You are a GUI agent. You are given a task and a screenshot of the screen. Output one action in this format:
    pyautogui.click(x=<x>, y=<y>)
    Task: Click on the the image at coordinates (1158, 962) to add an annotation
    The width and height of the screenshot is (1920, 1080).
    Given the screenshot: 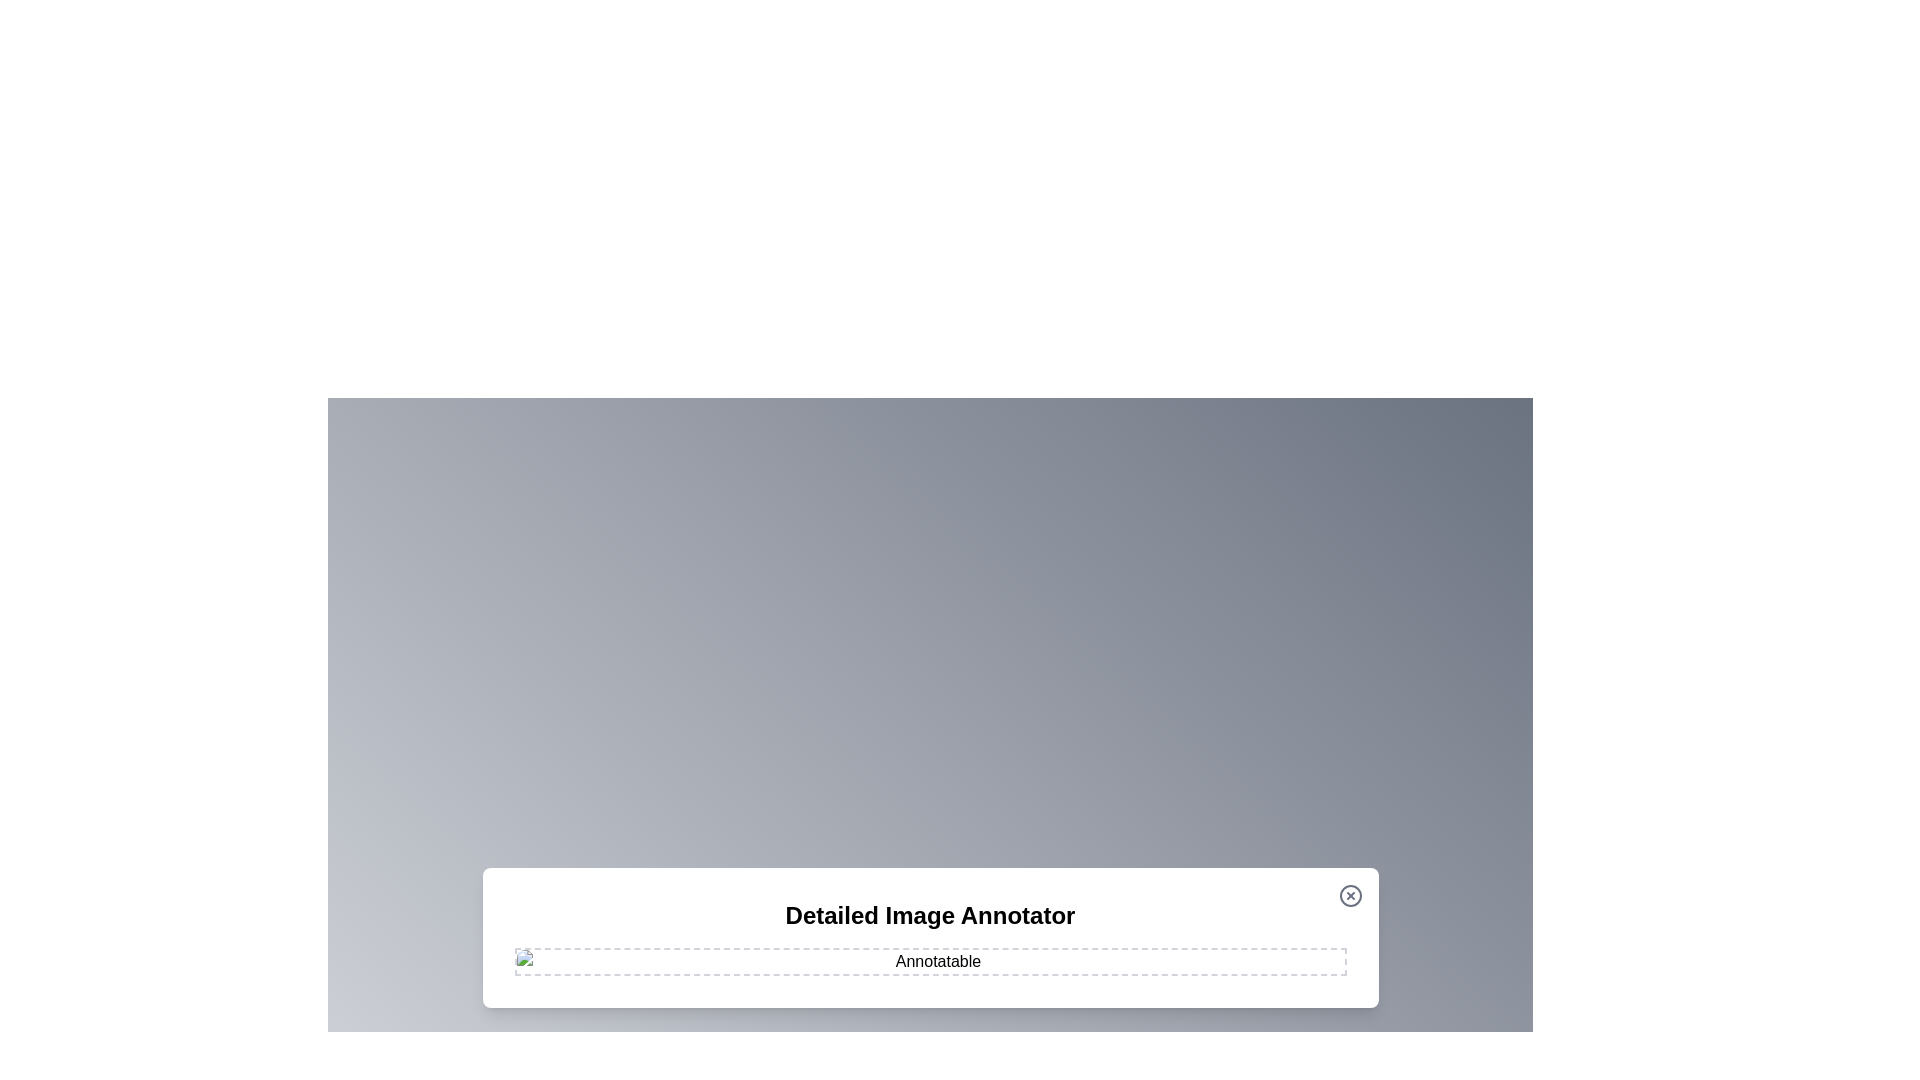 What is the action you would take?
    pyautogui.click(x=1157, y=960)
    